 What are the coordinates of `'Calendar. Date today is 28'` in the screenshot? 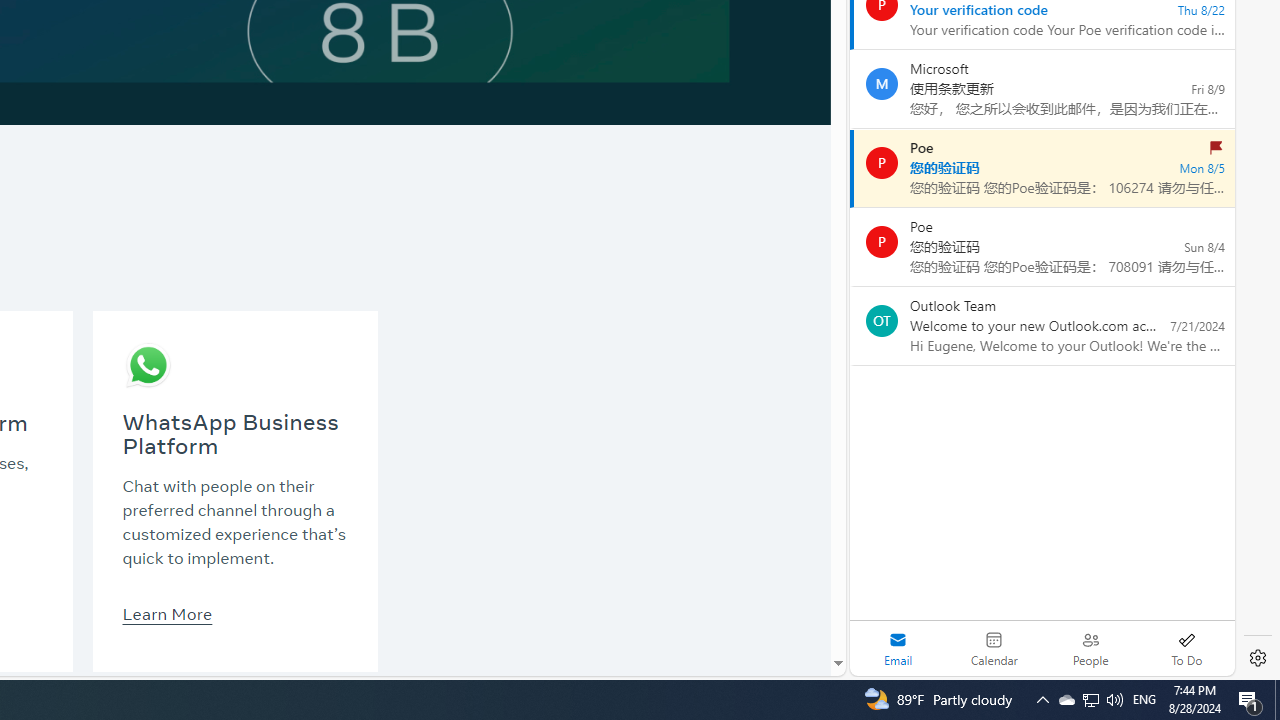 It's located at (994, 648).